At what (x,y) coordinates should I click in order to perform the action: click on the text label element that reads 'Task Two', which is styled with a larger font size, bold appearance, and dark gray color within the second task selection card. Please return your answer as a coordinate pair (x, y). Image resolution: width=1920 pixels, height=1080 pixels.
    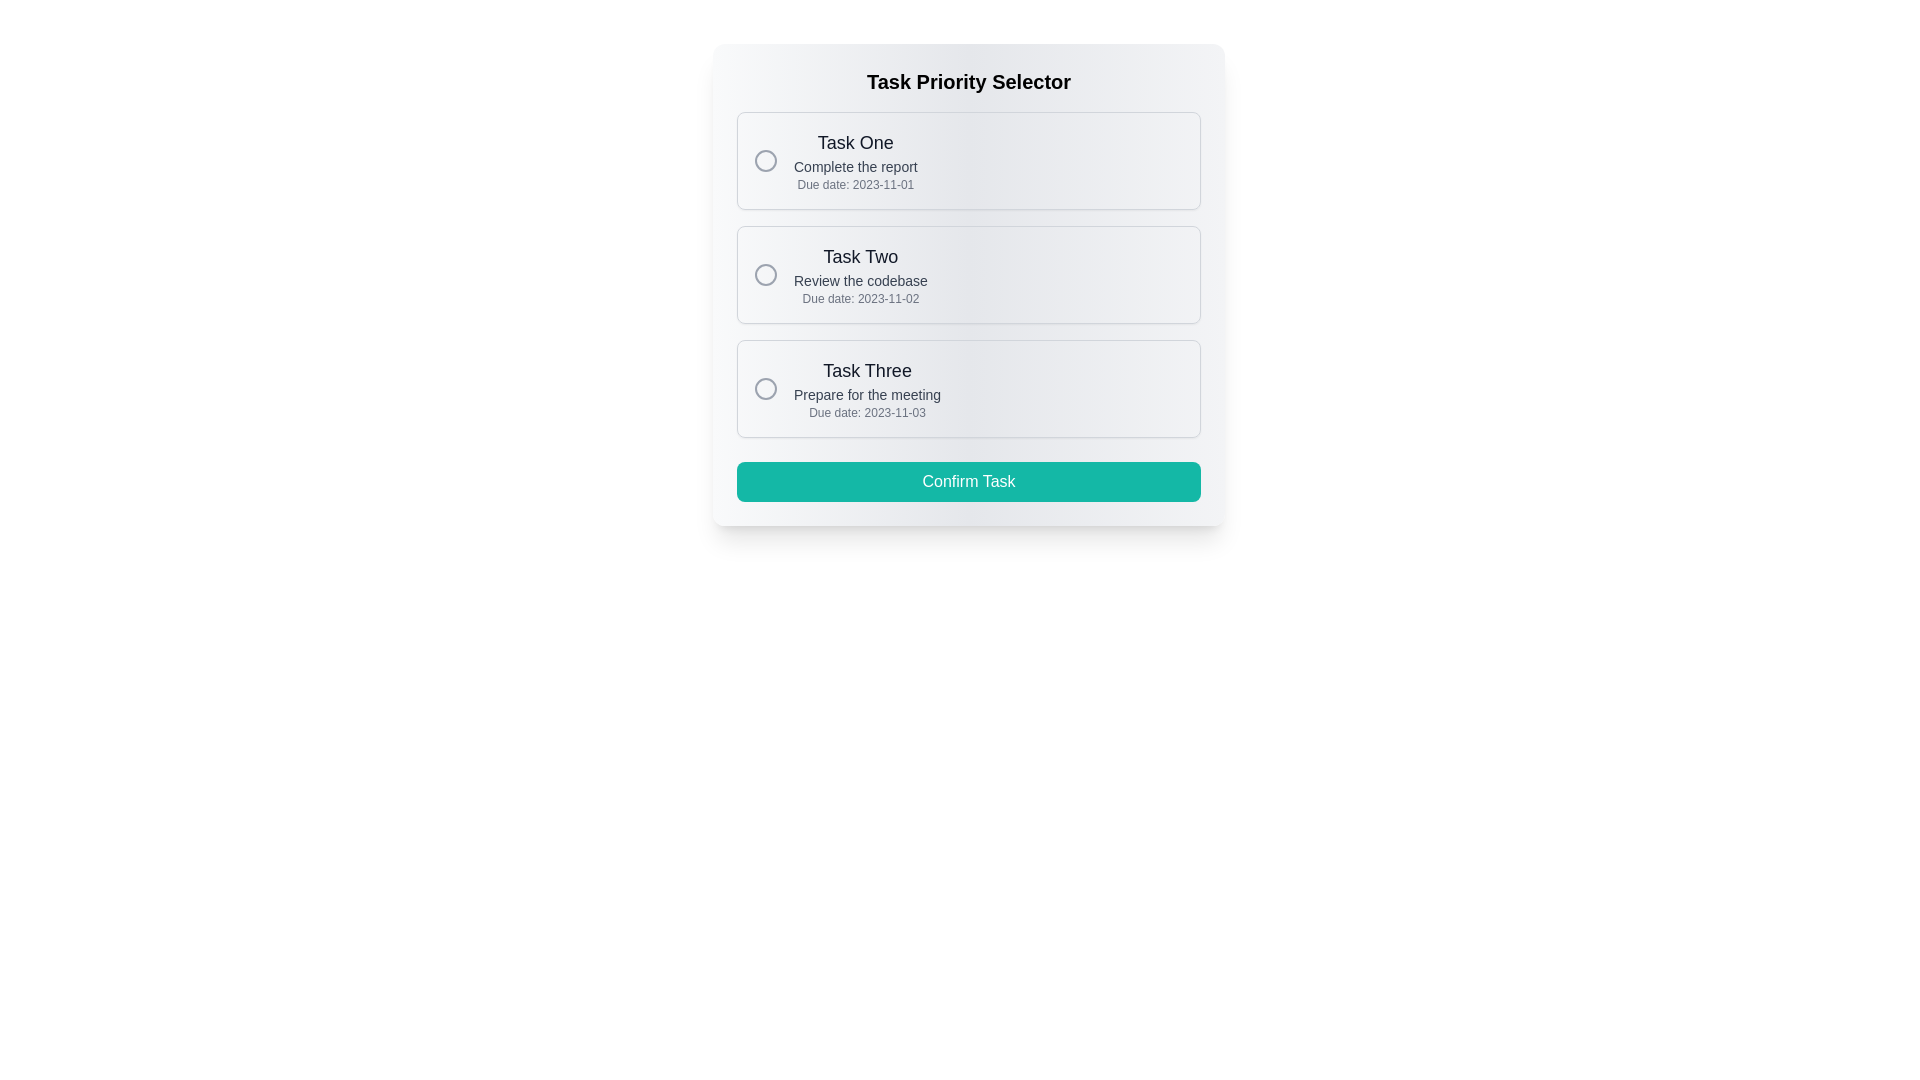
    Looking at the image, I should click on (860, 256).